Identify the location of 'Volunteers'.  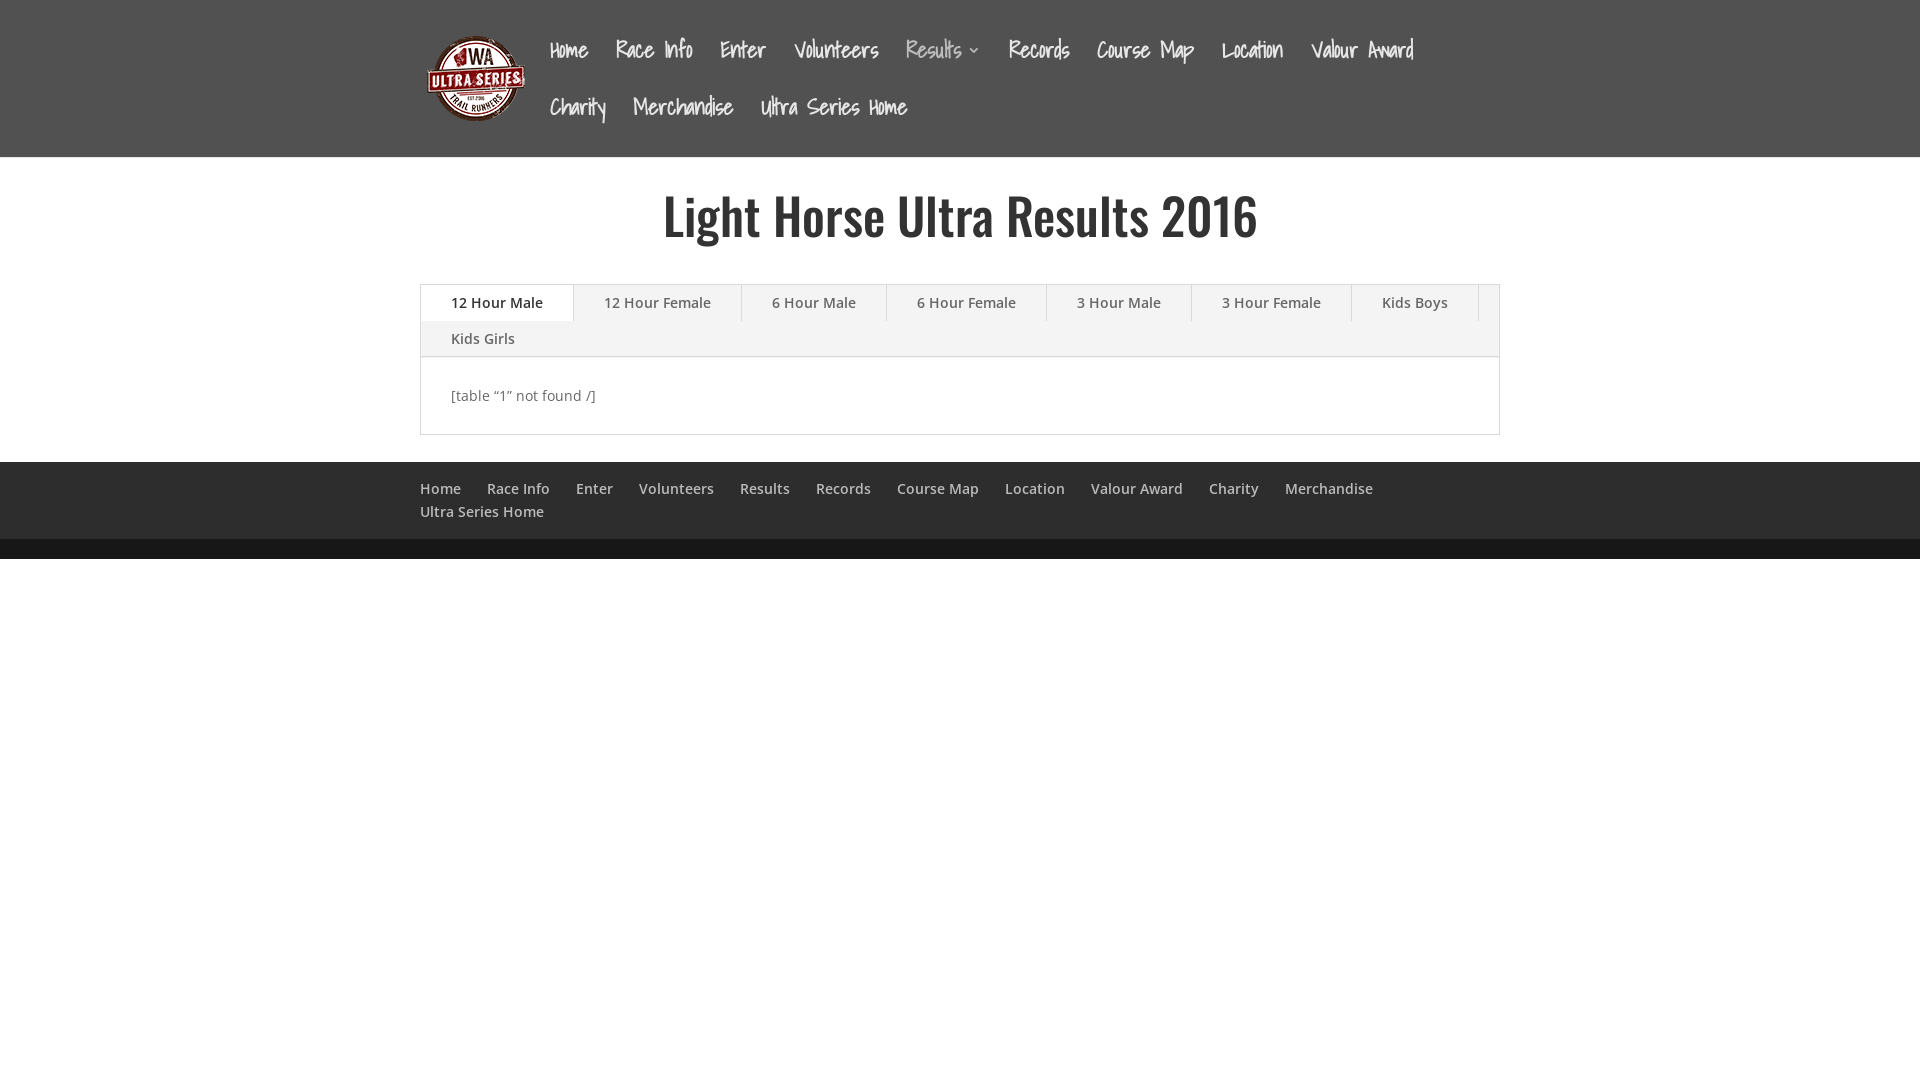
(676, 488).